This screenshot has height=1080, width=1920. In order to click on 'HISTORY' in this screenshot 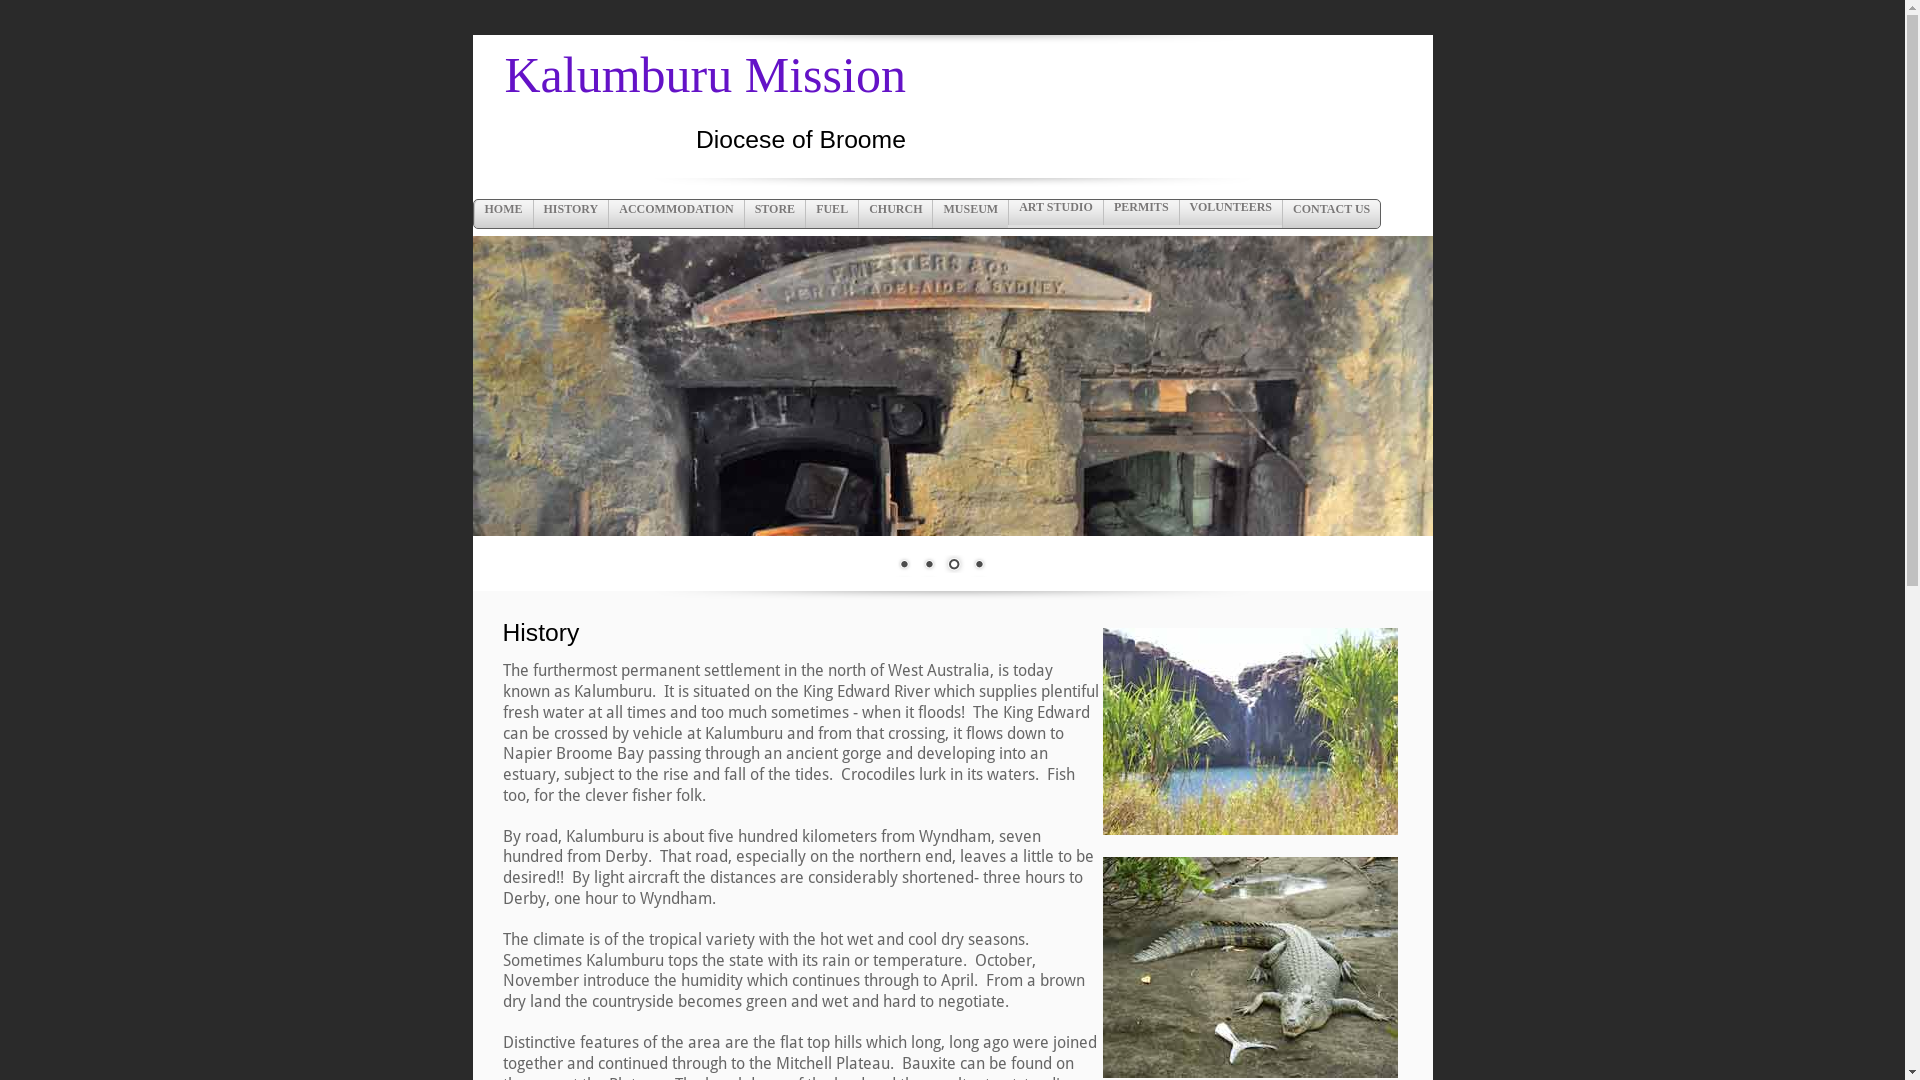, I will do `click(569, 213)`.